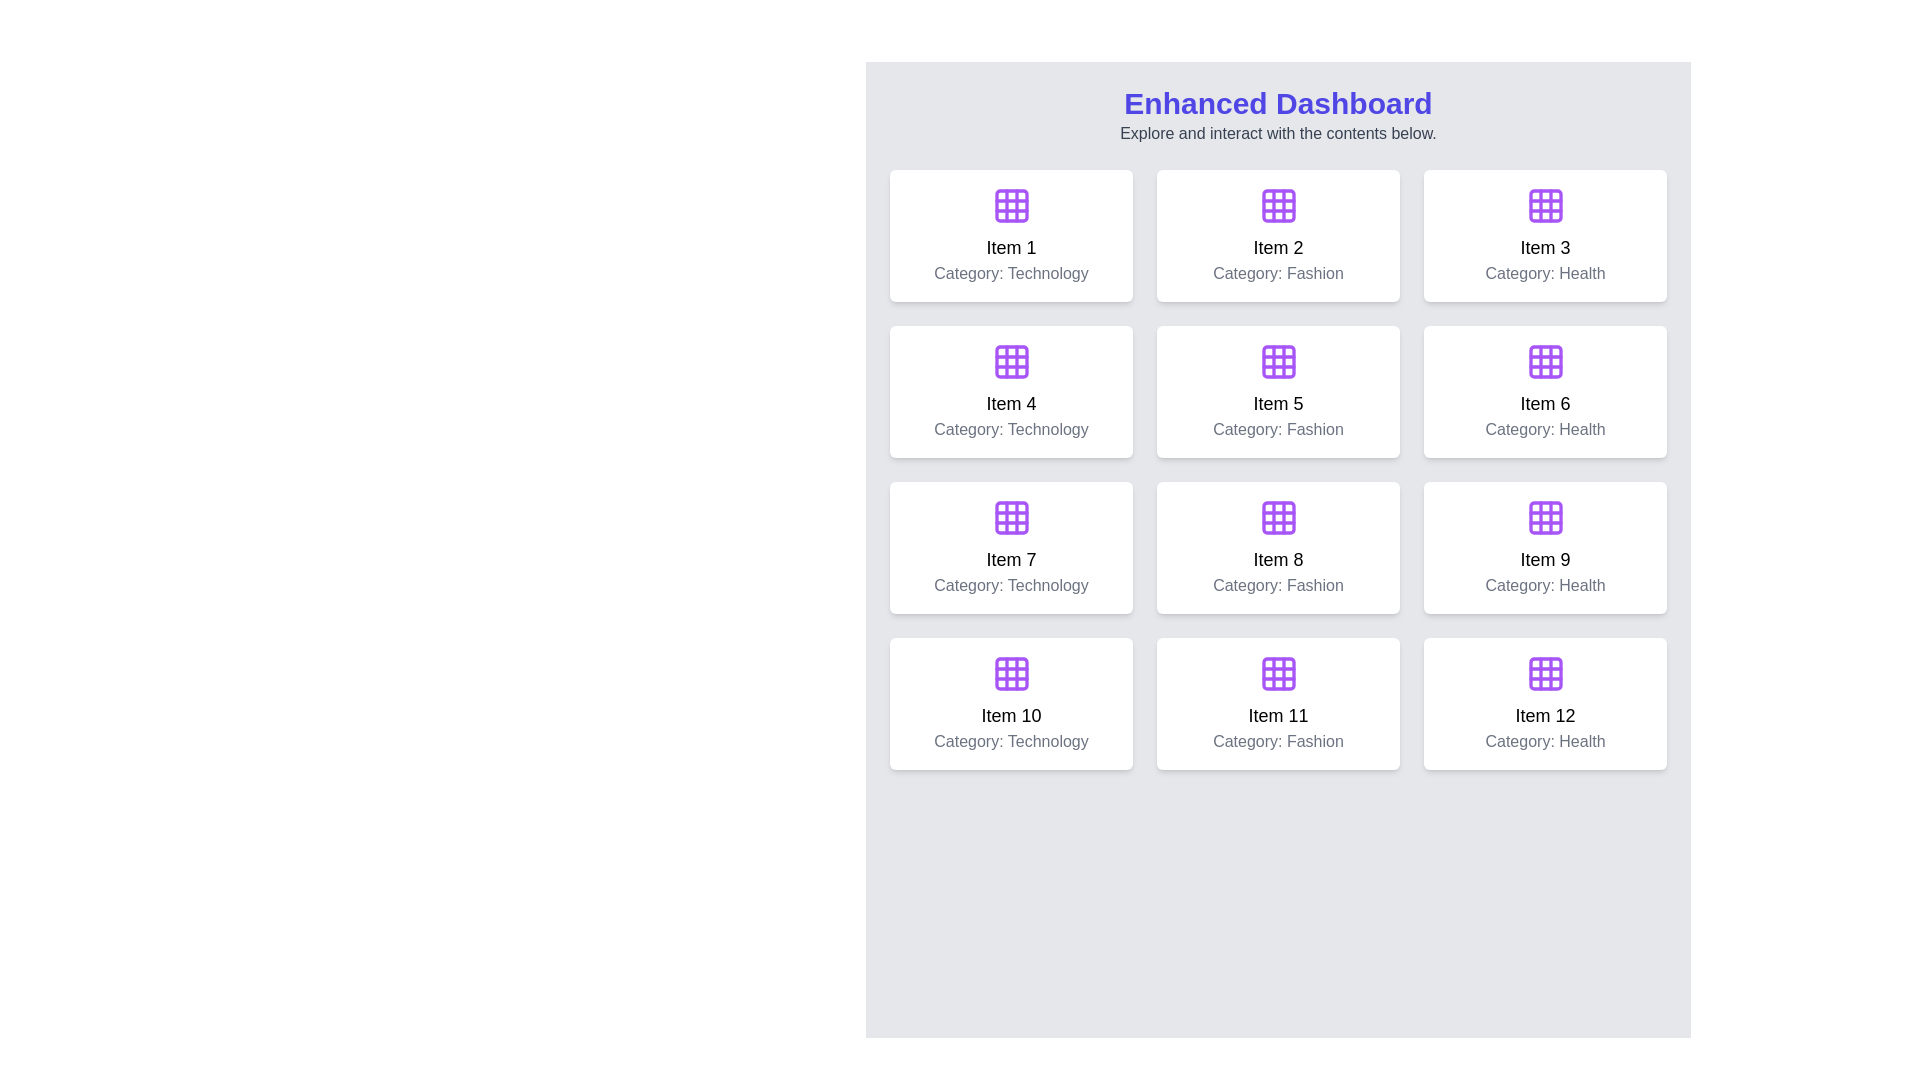  I want to click on the informational Text Label indicating the category 'Health' located within the card labeled 'Item 6', which is positioned in the last position of the second row of horizontally aligned cards, so click(1544, 428).